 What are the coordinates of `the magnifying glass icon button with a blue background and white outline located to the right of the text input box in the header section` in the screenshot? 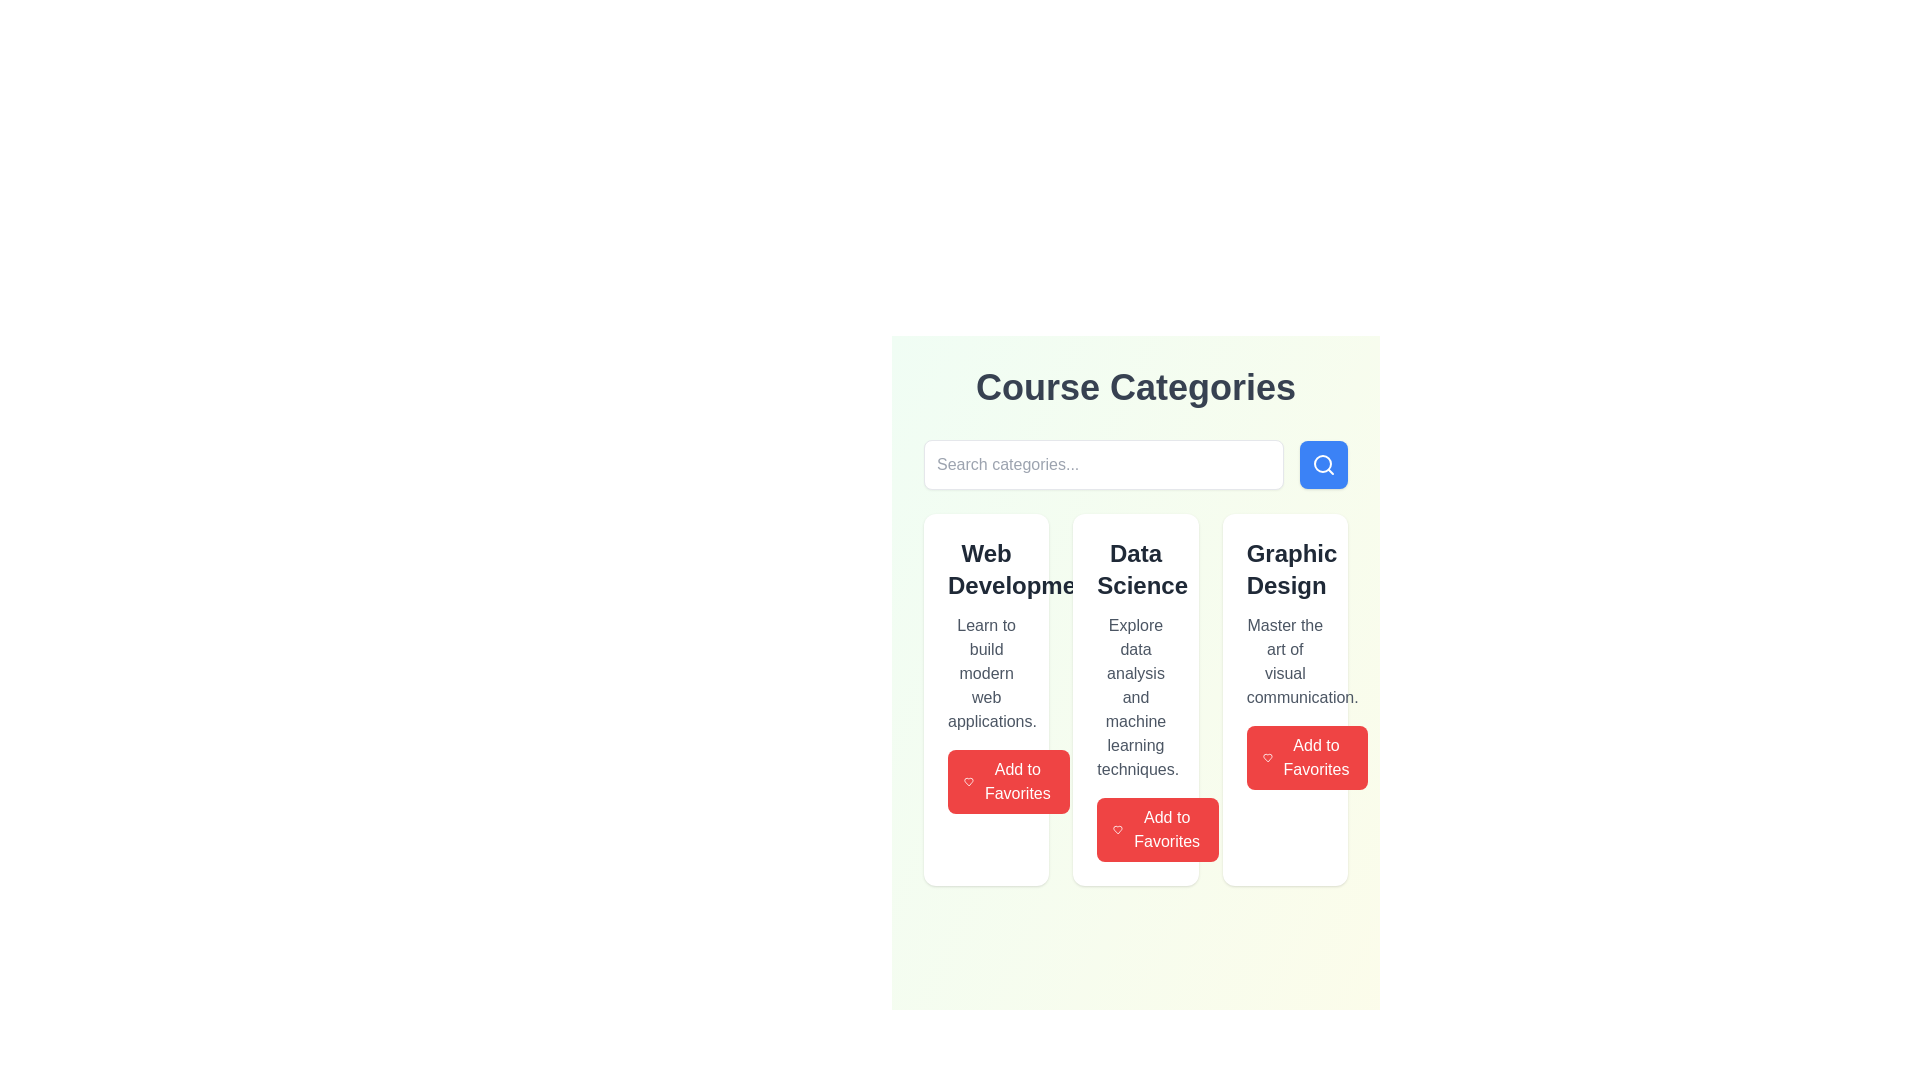 It's located at (1324, 465).